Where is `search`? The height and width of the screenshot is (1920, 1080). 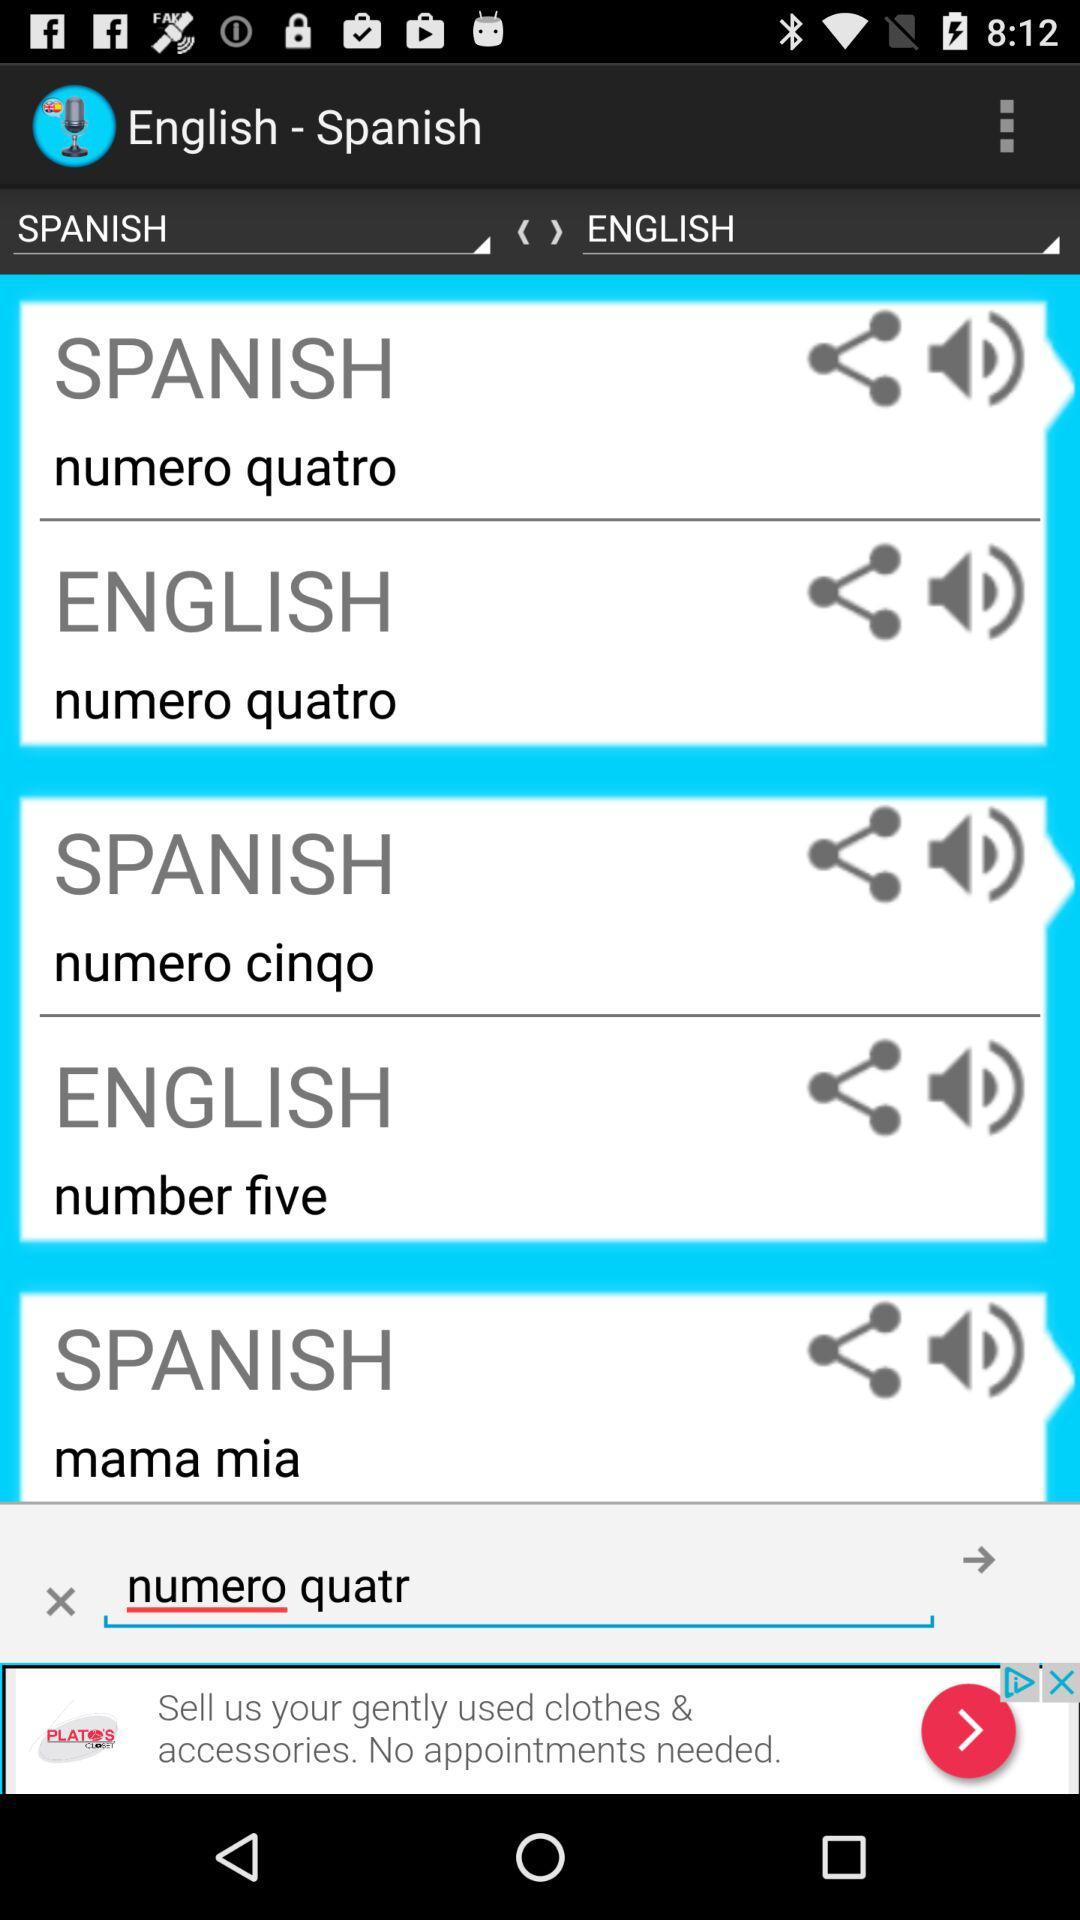
search is located at coordinates (59, 1602).